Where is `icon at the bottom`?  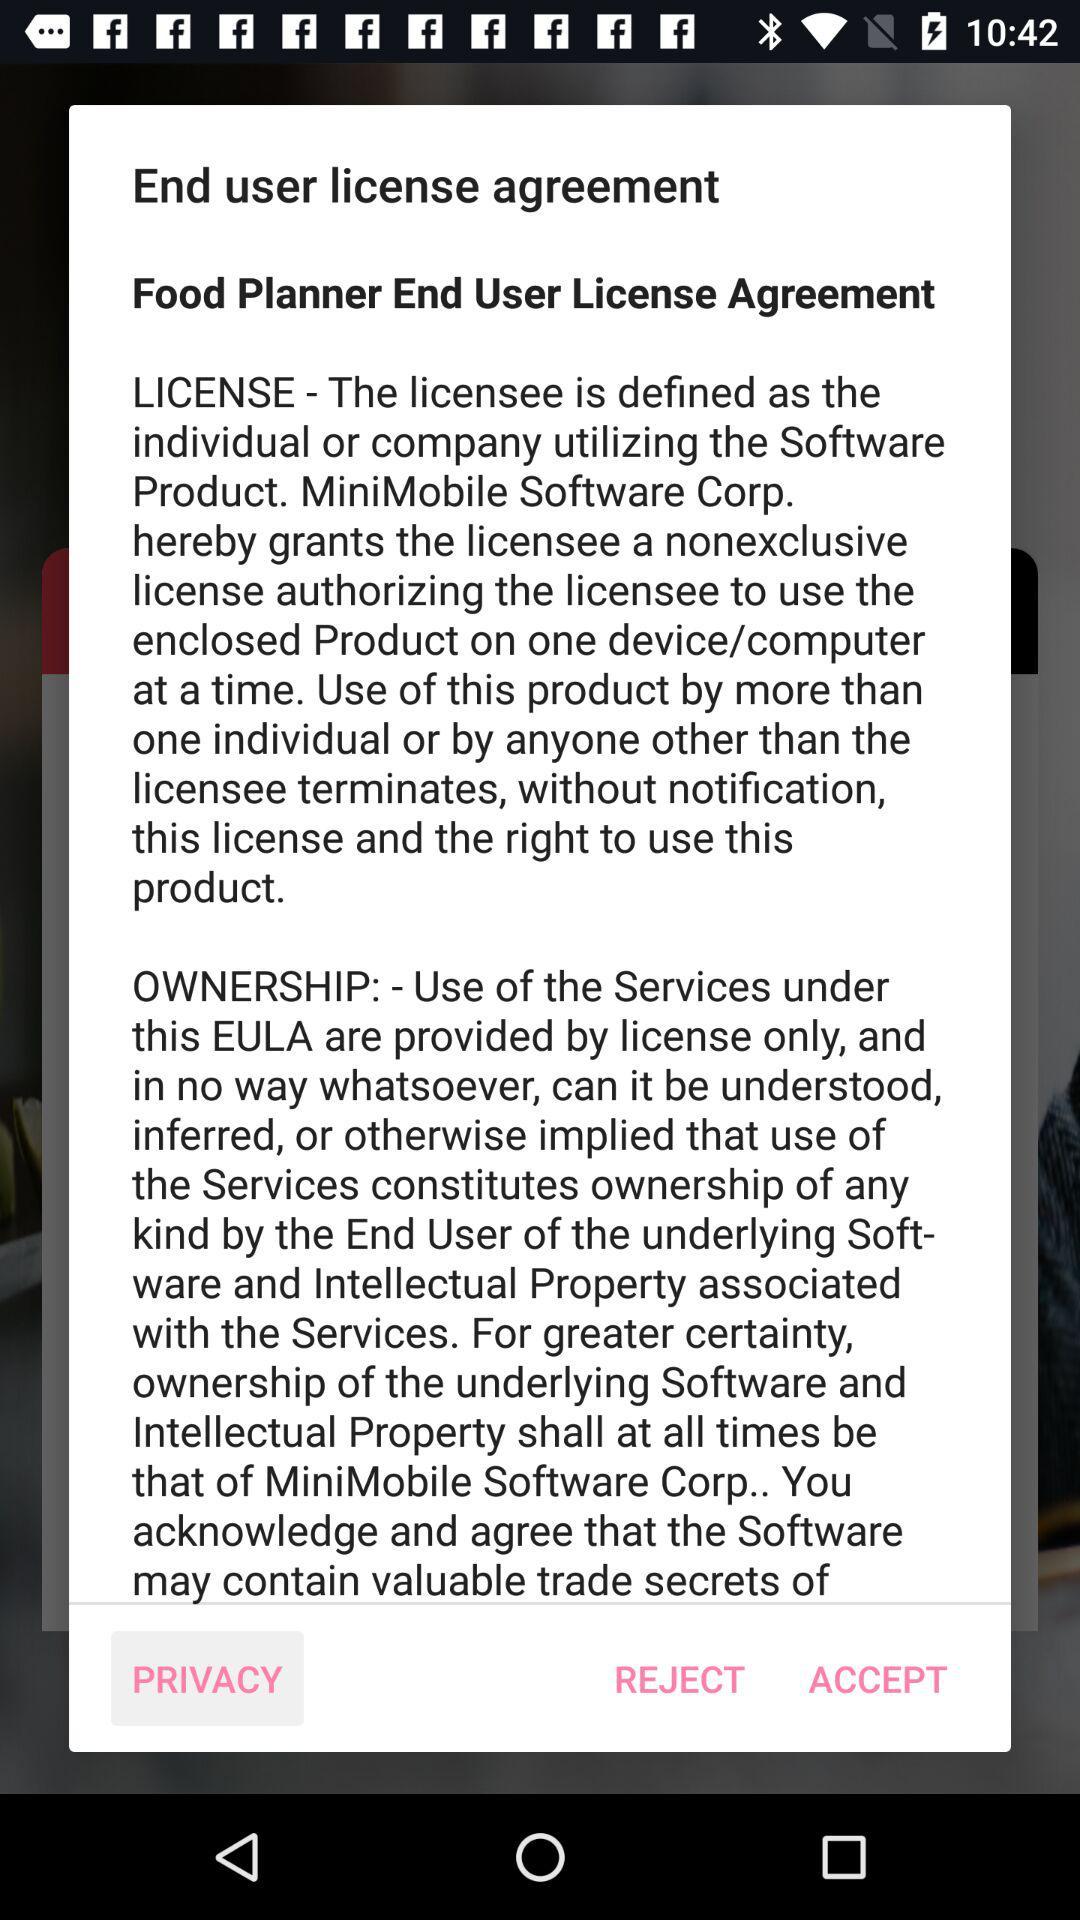
icon at the bottom is located at coordinates (678, 1678).